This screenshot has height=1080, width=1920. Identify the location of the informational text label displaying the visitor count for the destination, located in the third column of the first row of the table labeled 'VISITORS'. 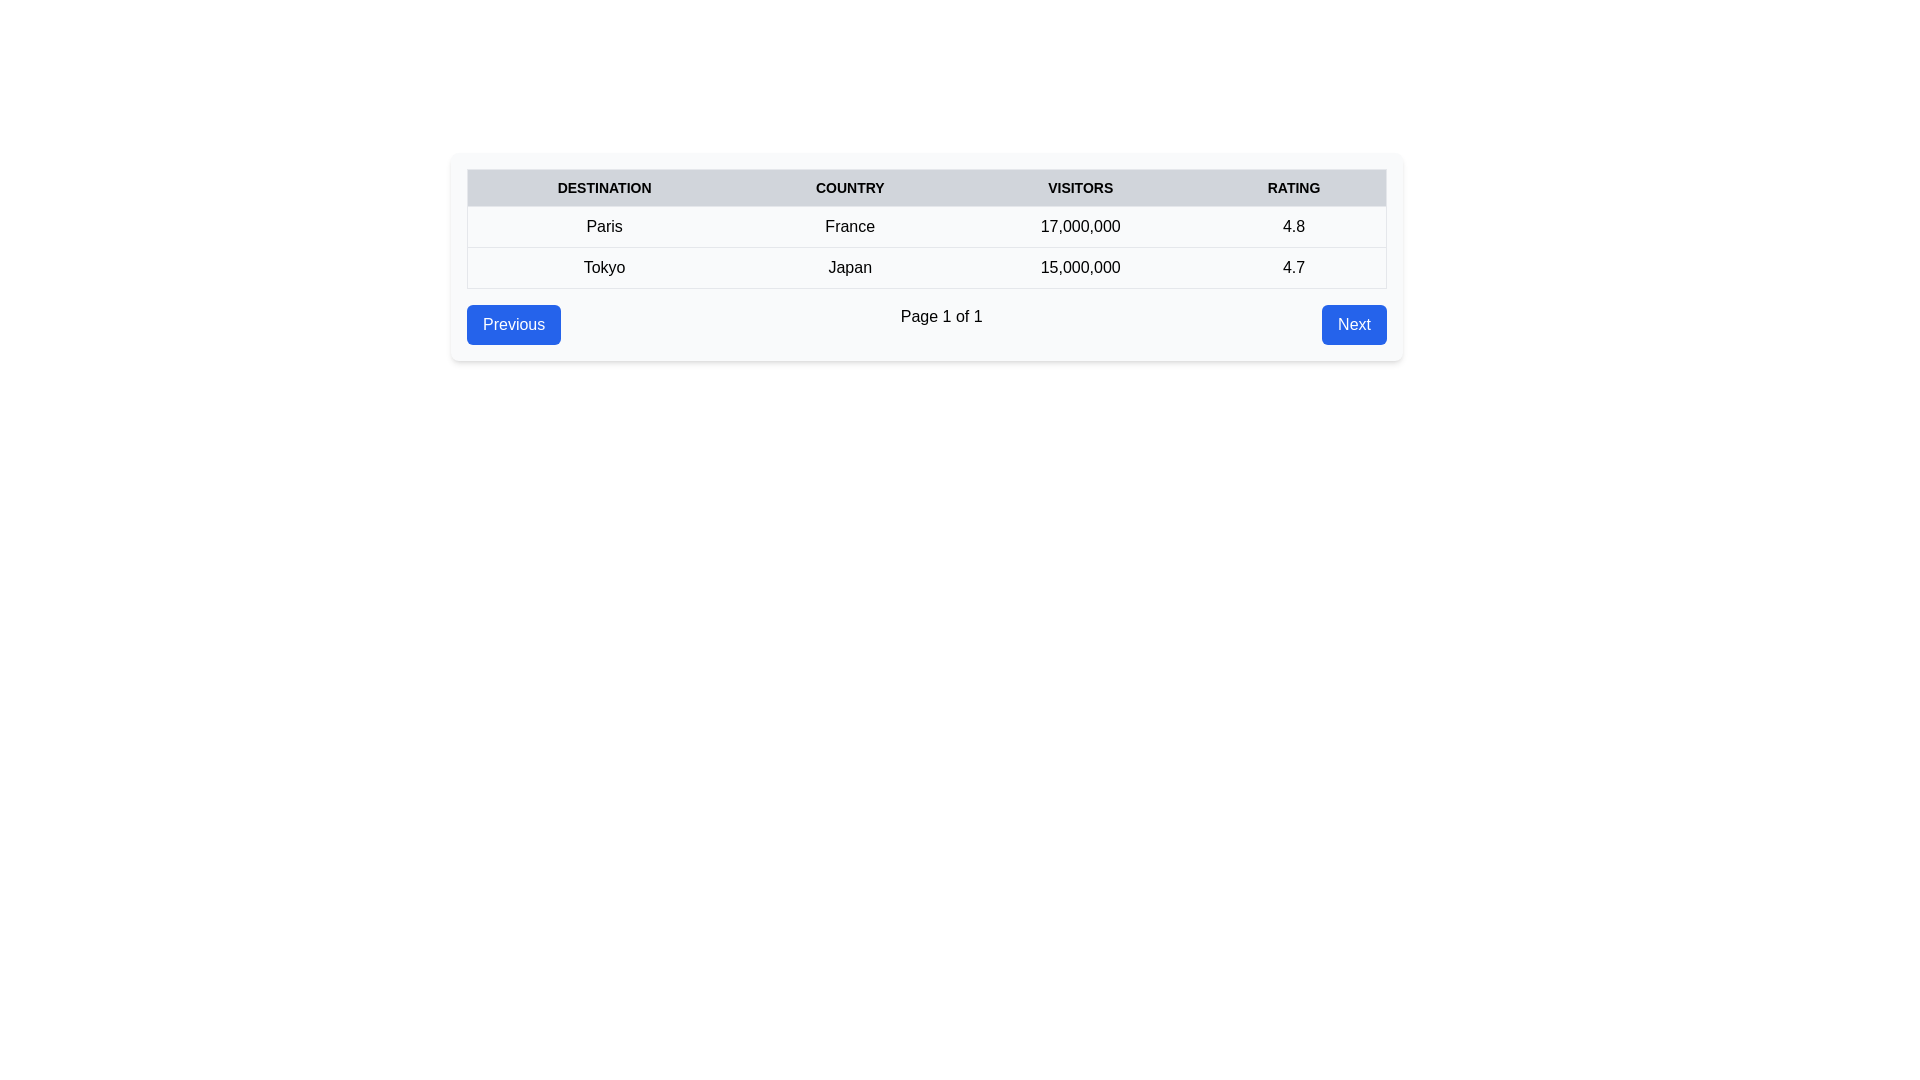
(1079, 226).